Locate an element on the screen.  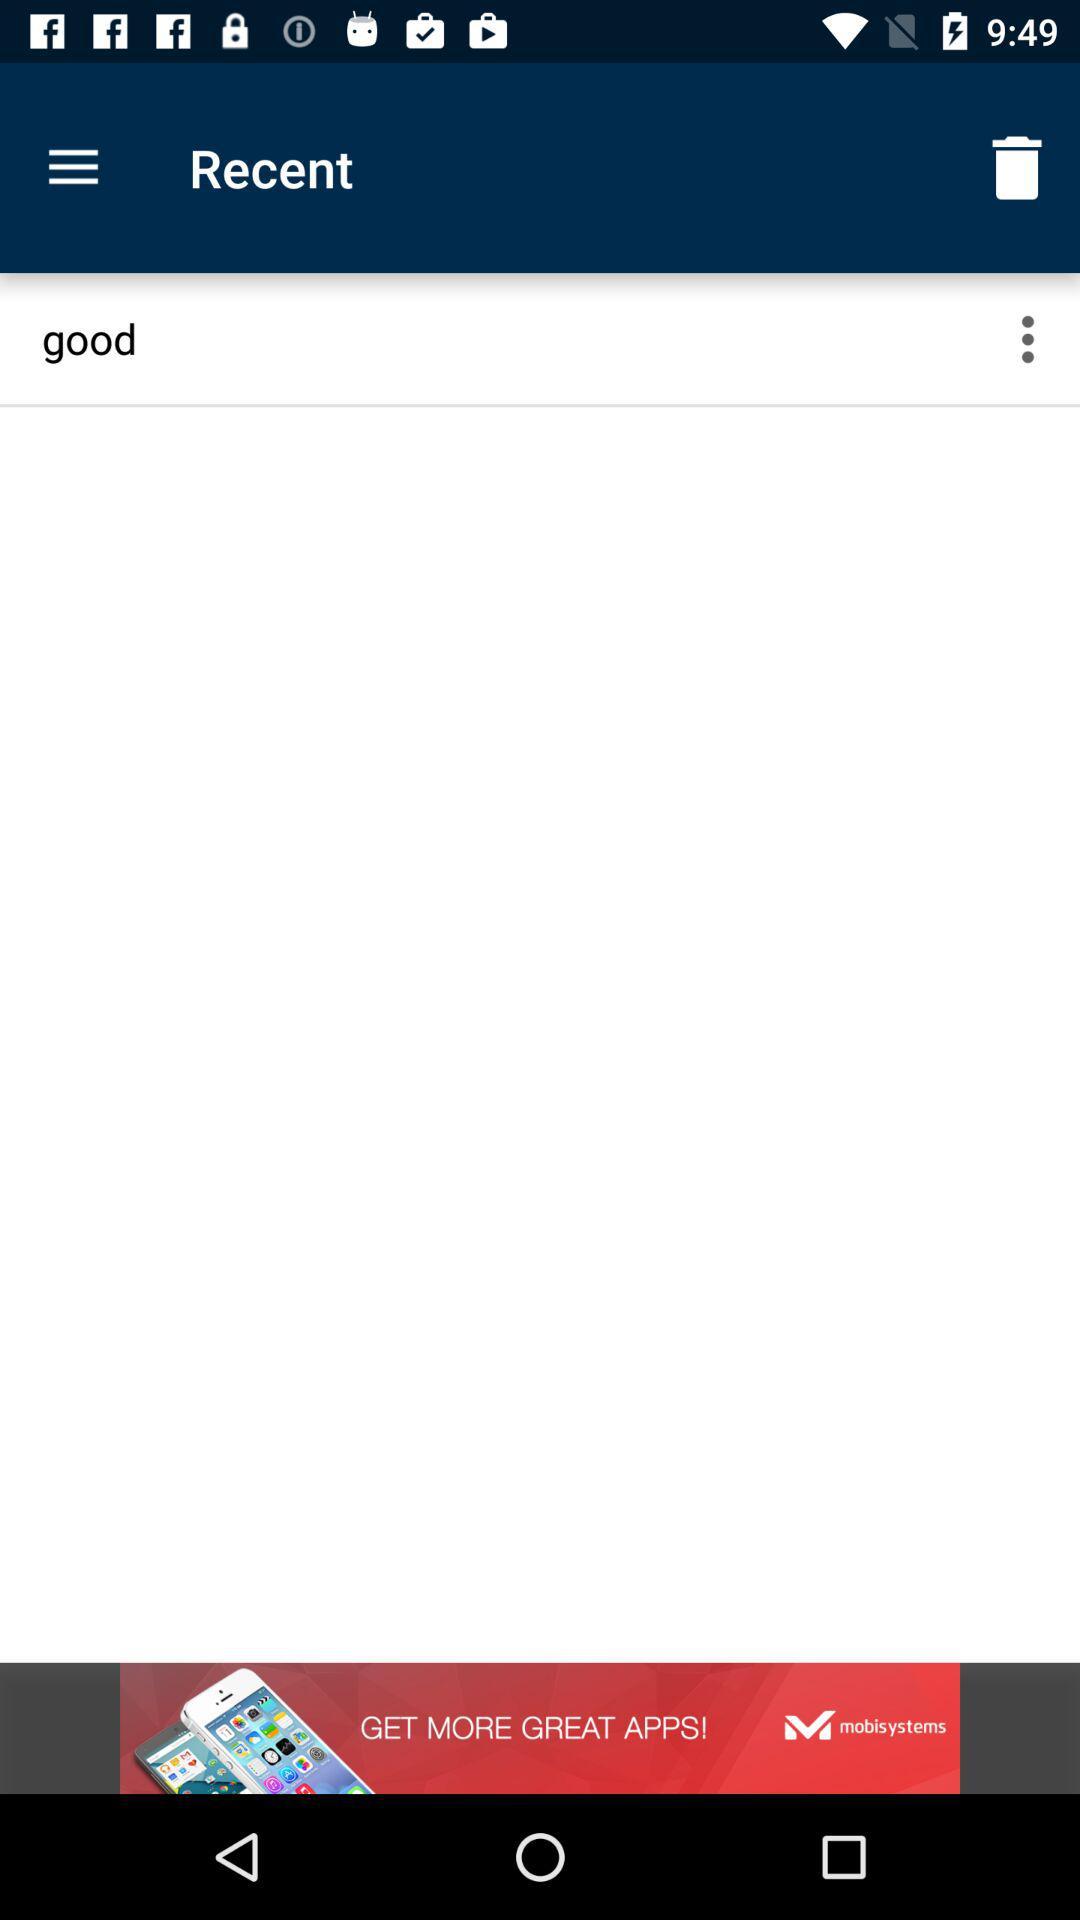
good item is located at coordinates (520, 338).